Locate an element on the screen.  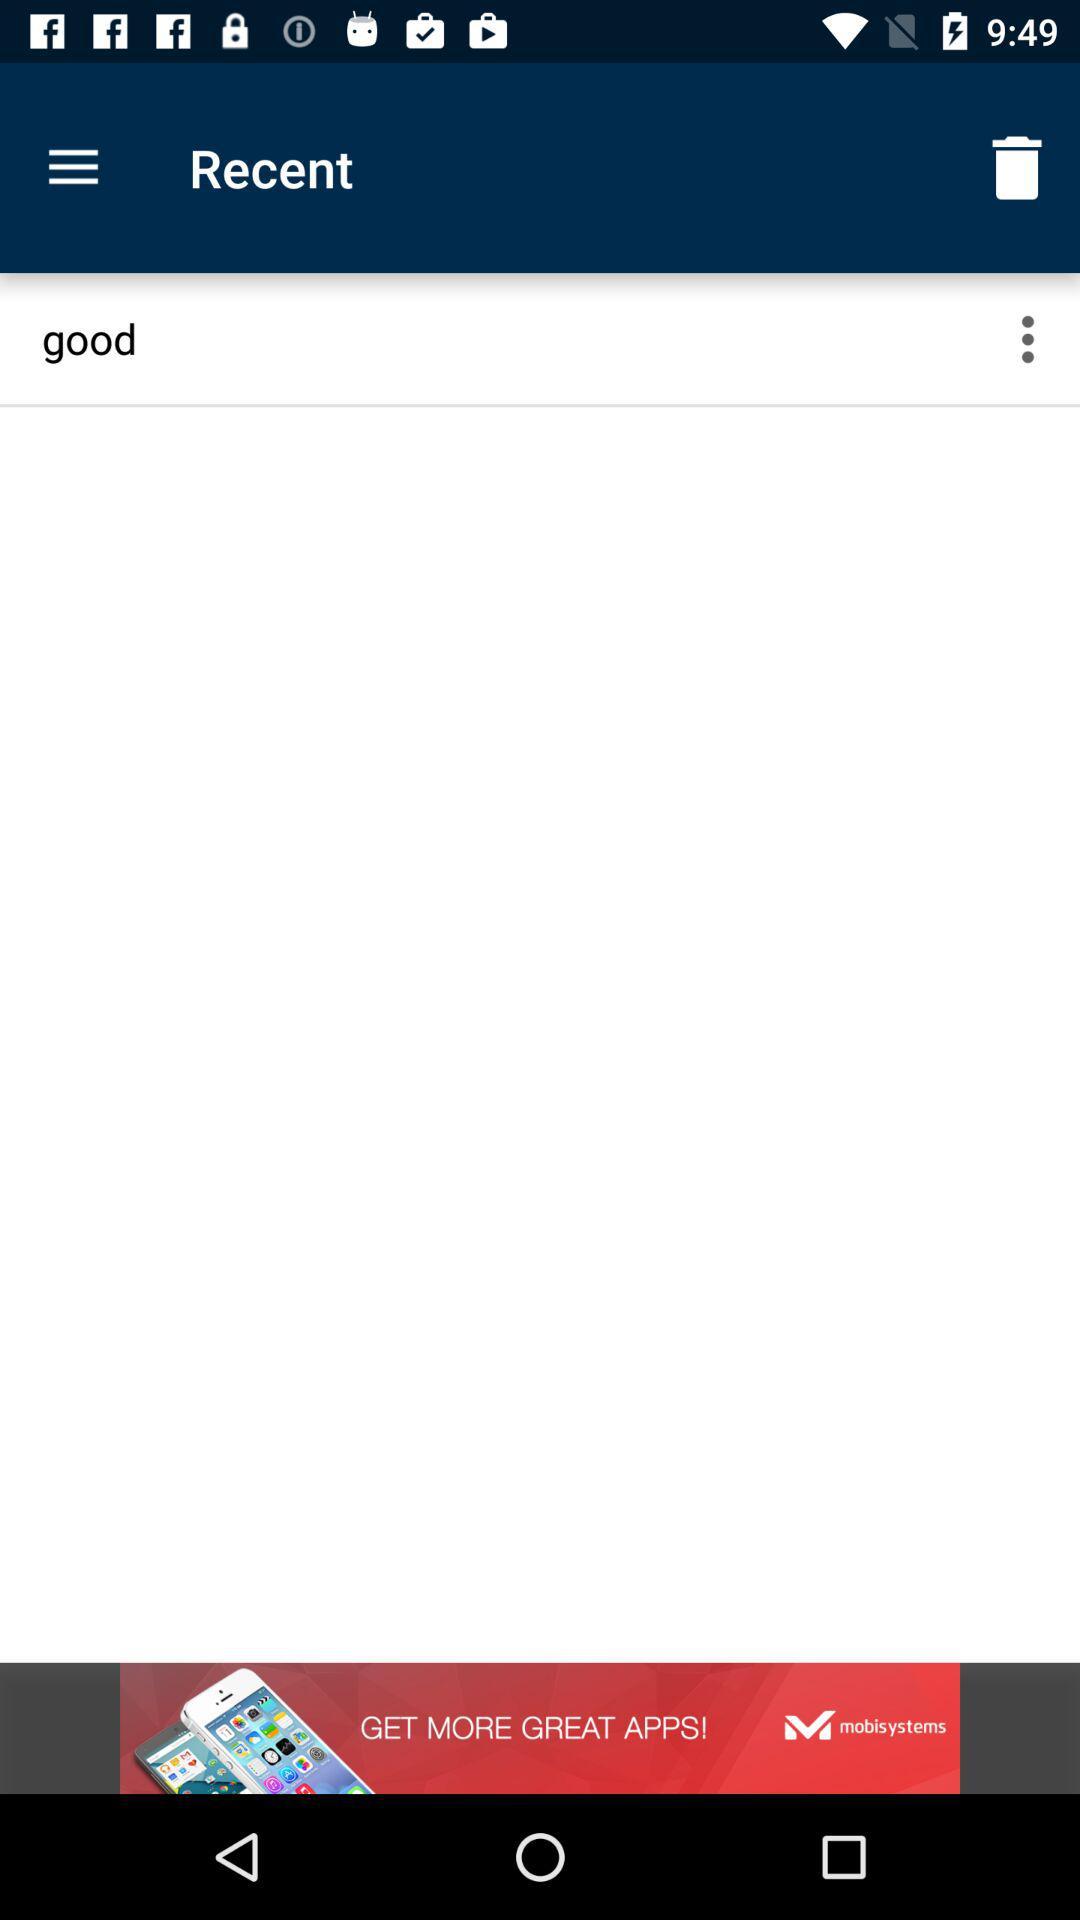
good item is located at coordinates (520, 338).